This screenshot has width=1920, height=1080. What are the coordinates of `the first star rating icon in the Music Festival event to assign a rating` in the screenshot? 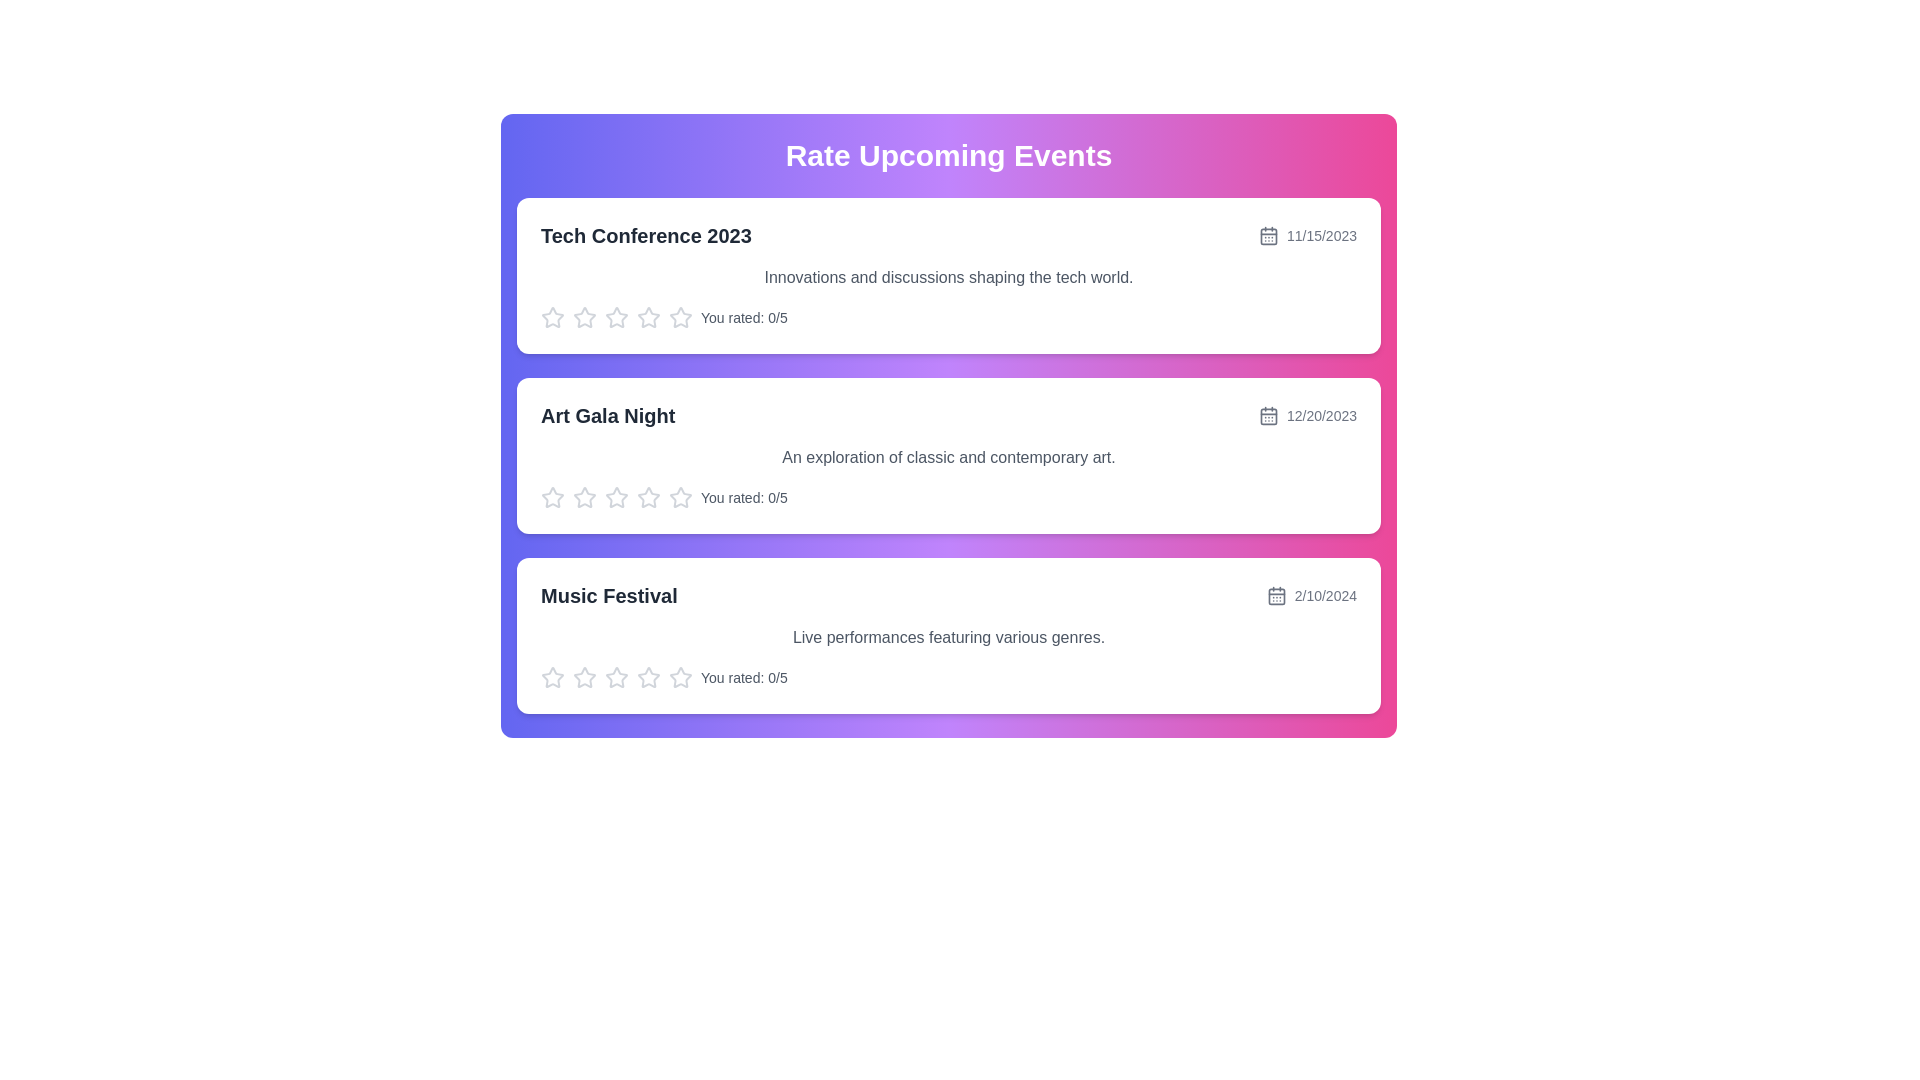 It's located at (552, 676).